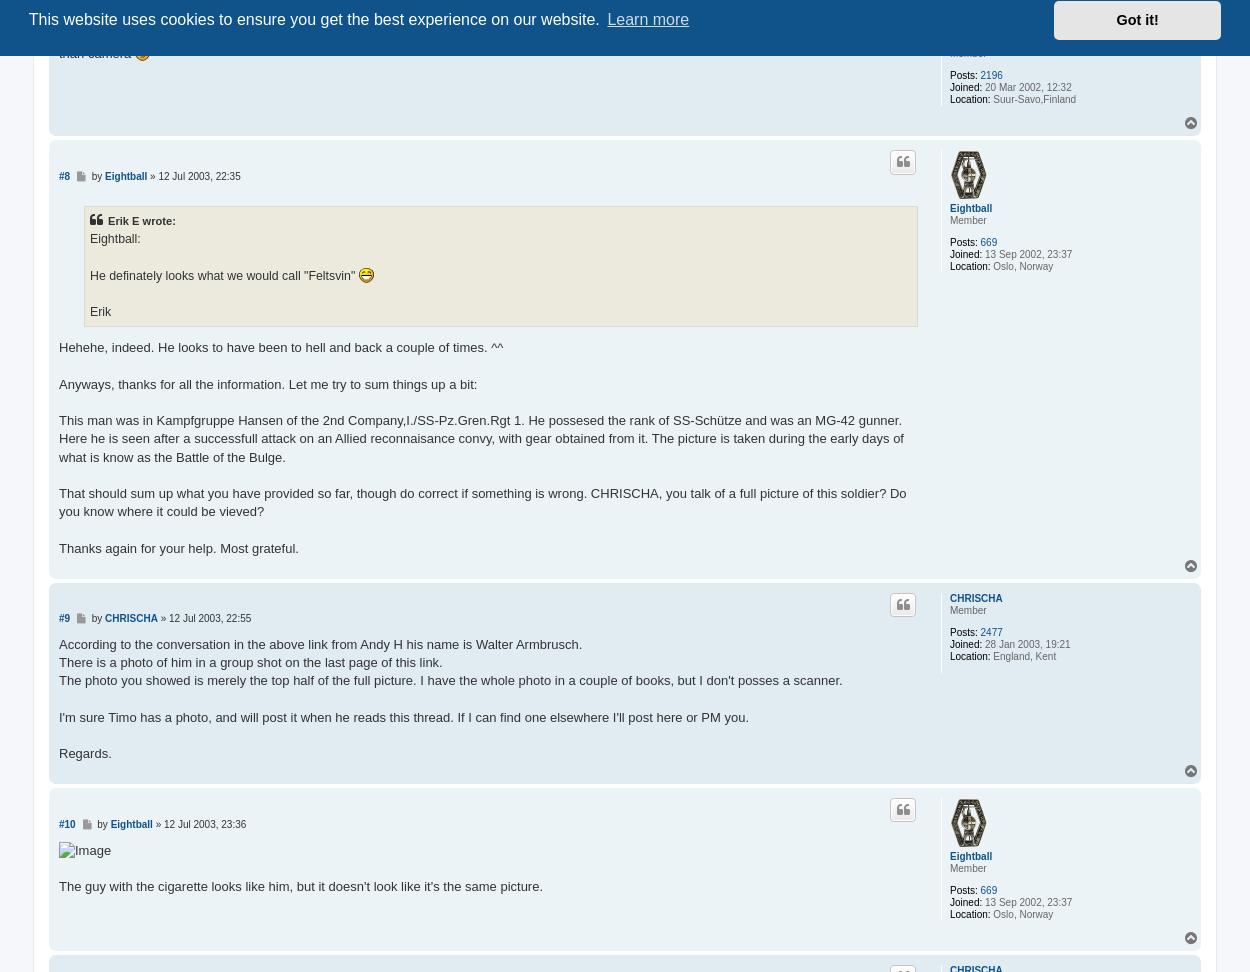 This screenshot has width=1250, height=972. I want to click on 'That should sum up what you have provided so far, though do correct if something is wrong. CHRISCHA, you talk of a full picture of this soldier? Do you know where it could be vieved?', so click(59, 502).